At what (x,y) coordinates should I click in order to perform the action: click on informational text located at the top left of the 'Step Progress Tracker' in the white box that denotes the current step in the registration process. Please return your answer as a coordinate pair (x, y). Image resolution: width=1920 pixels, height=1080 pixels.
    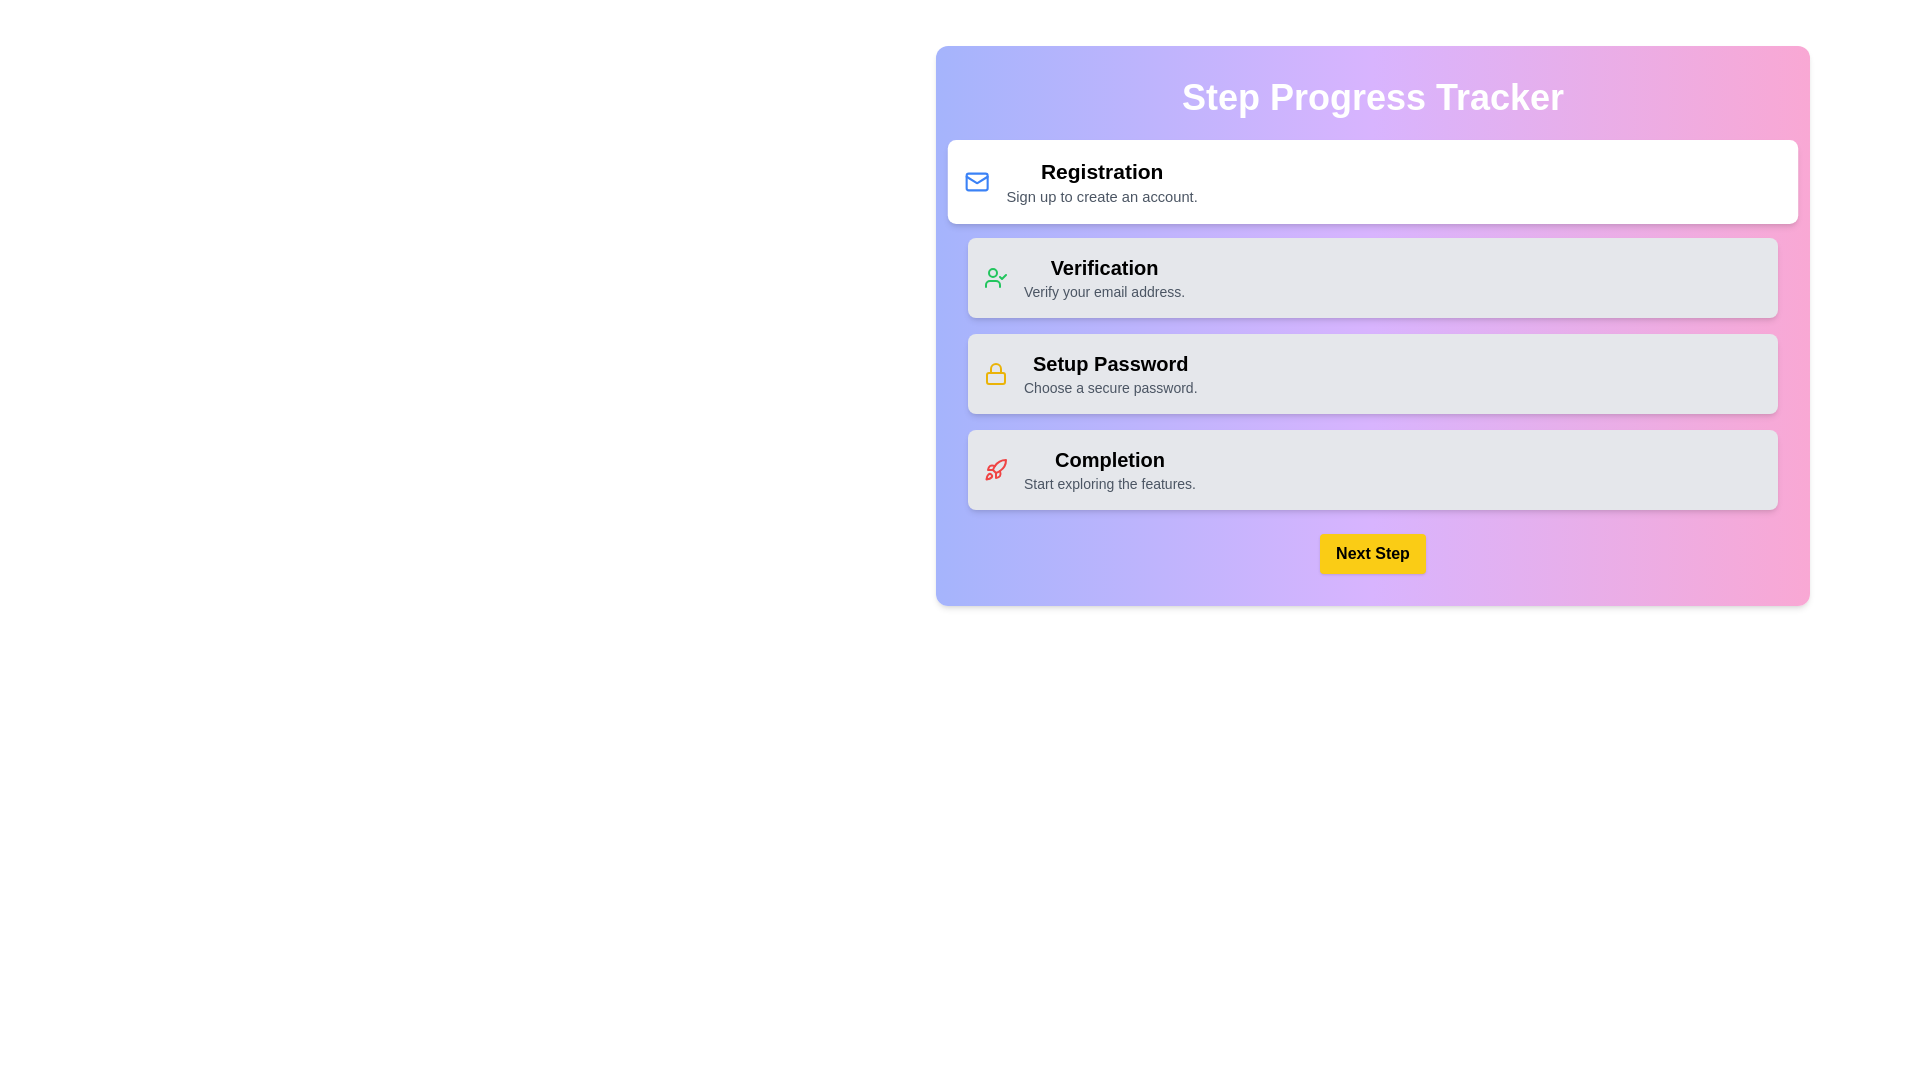
    Looking at the image, I should click on (1101, 181).